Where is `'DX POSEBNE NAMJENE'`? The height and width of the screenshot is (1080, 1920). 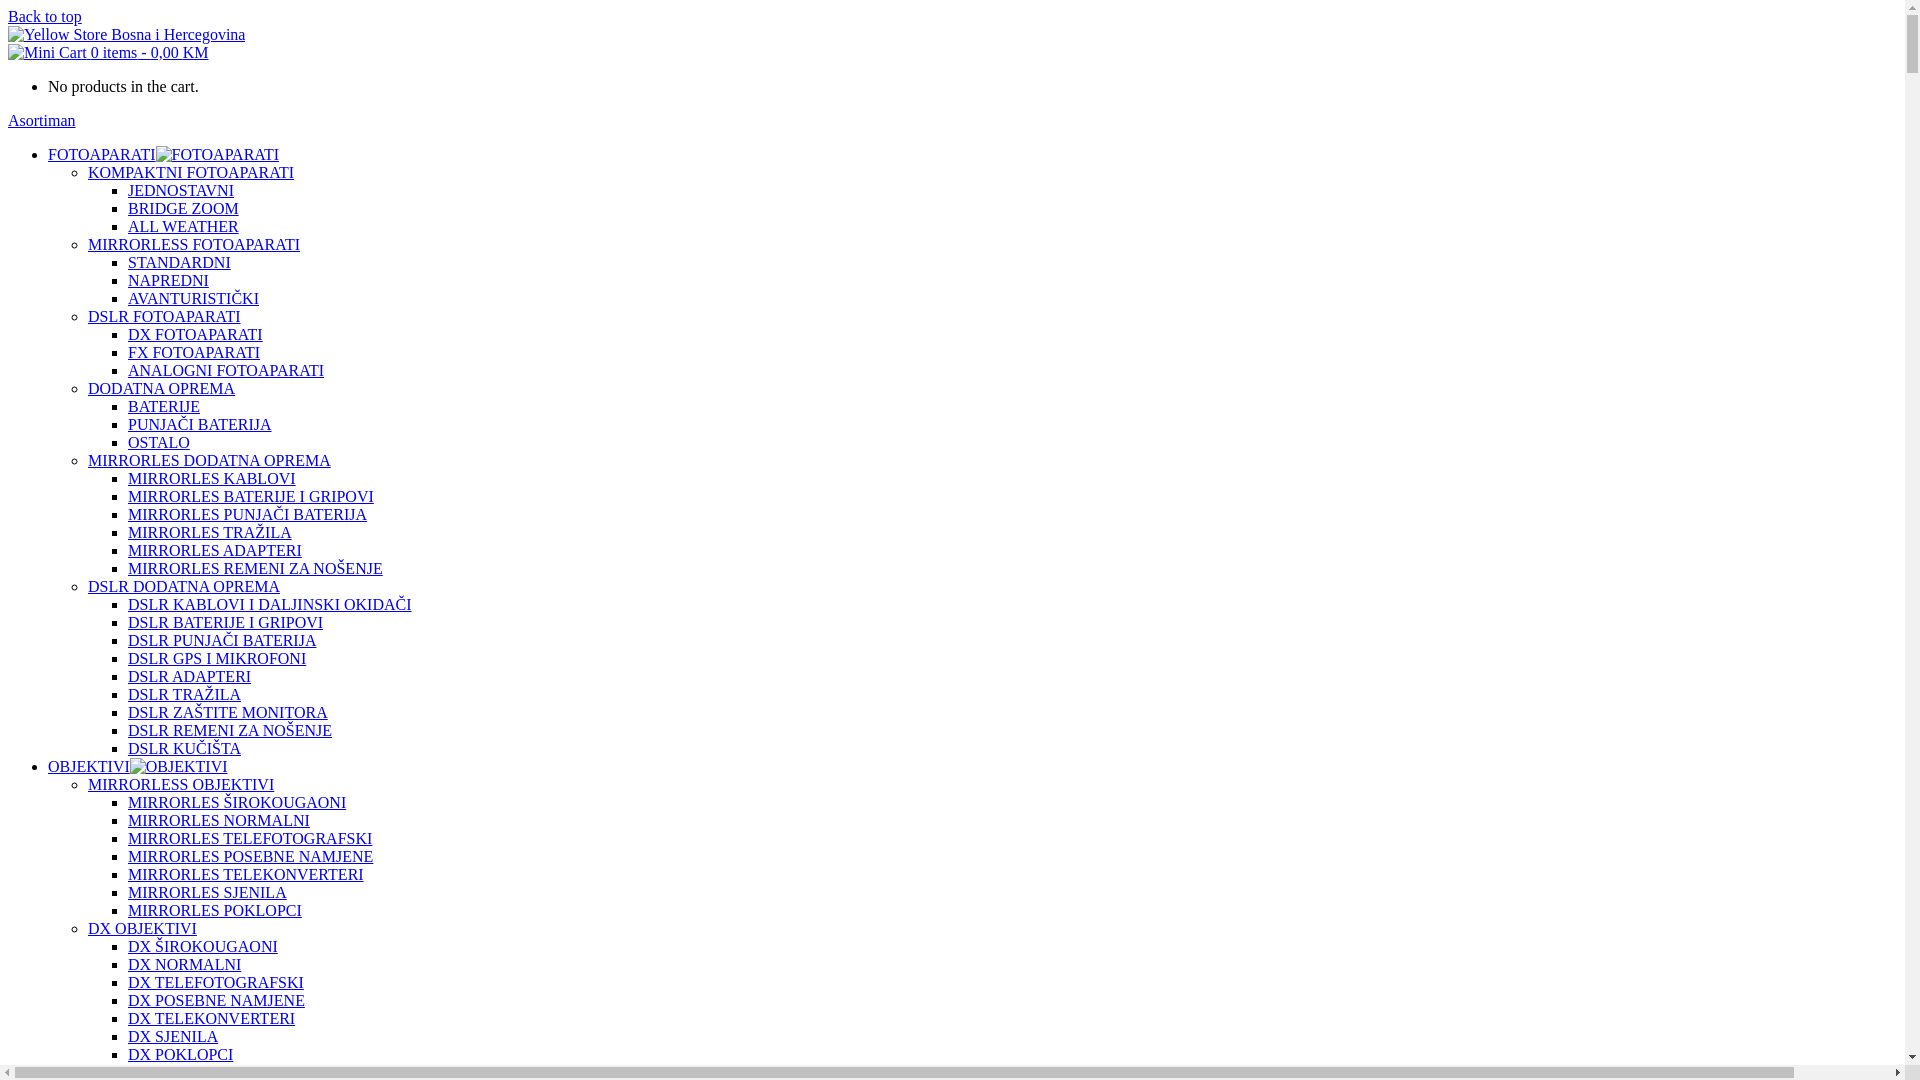 'DX POSEBNE NAMJENE' is located at coordinates (216, 1000).